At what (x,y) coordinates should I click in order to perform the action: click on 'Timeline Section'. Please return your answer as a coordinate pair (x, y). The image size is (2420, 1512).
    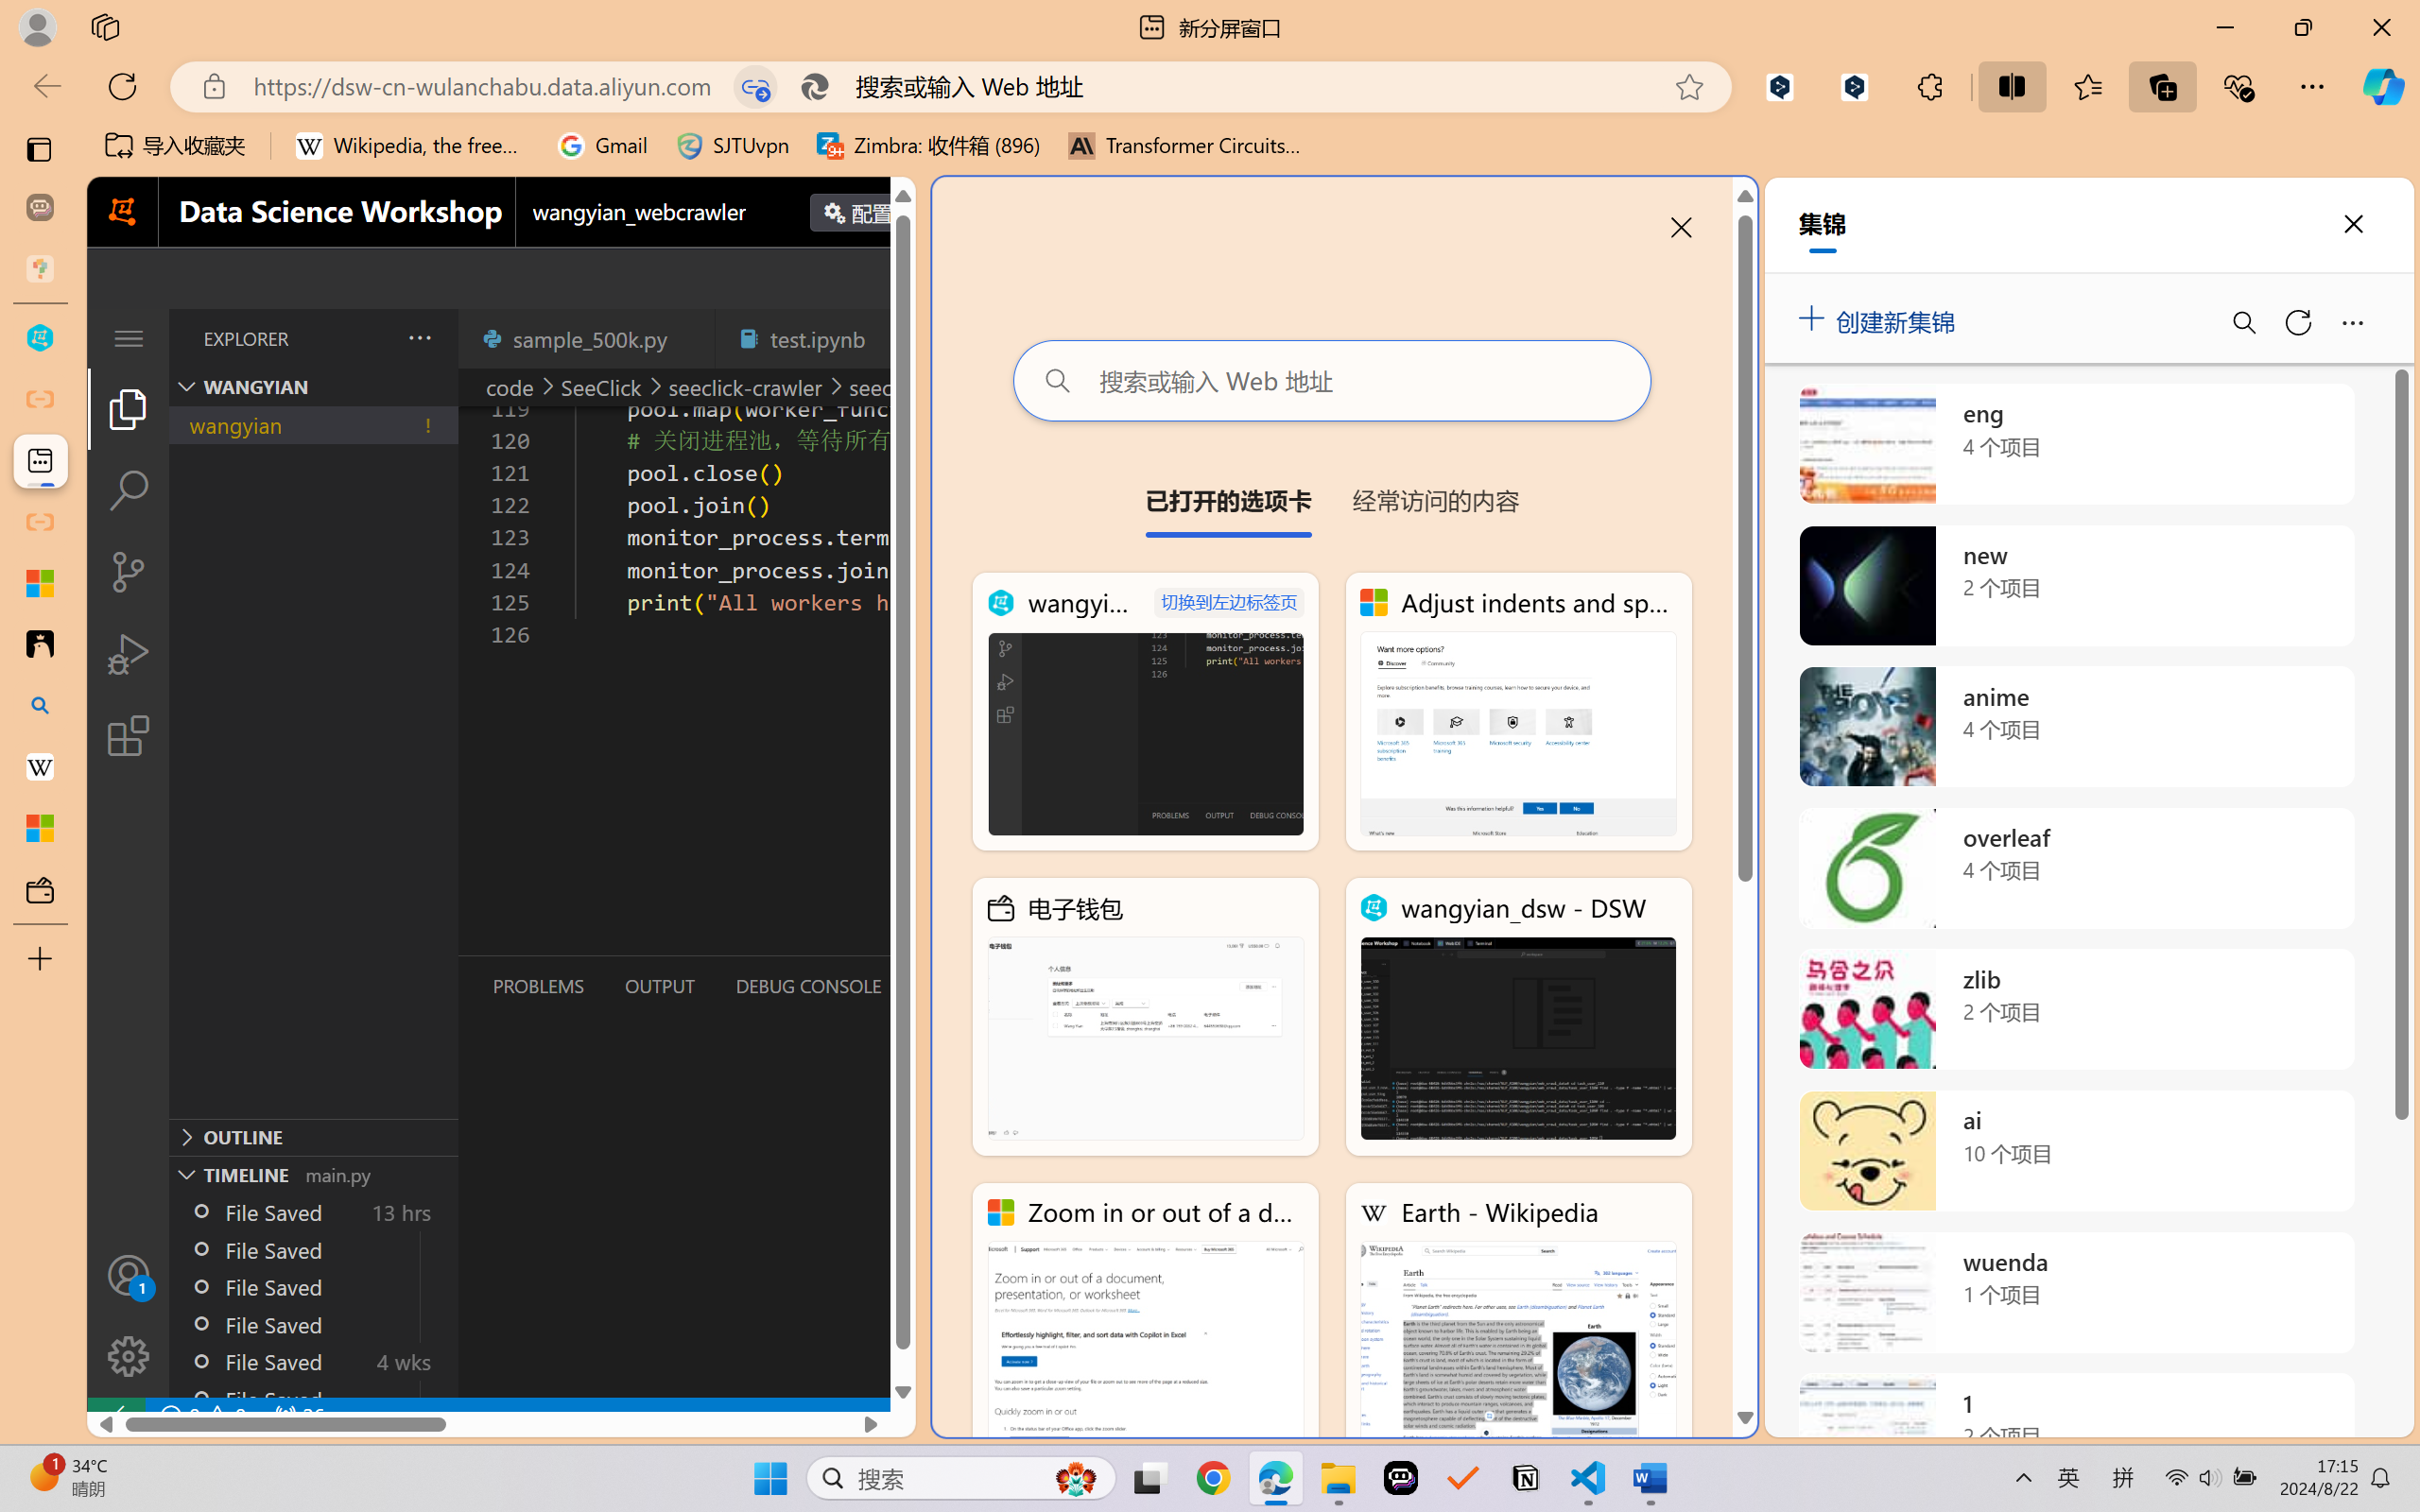
    Looking at the image, I should click on (313, 1174).